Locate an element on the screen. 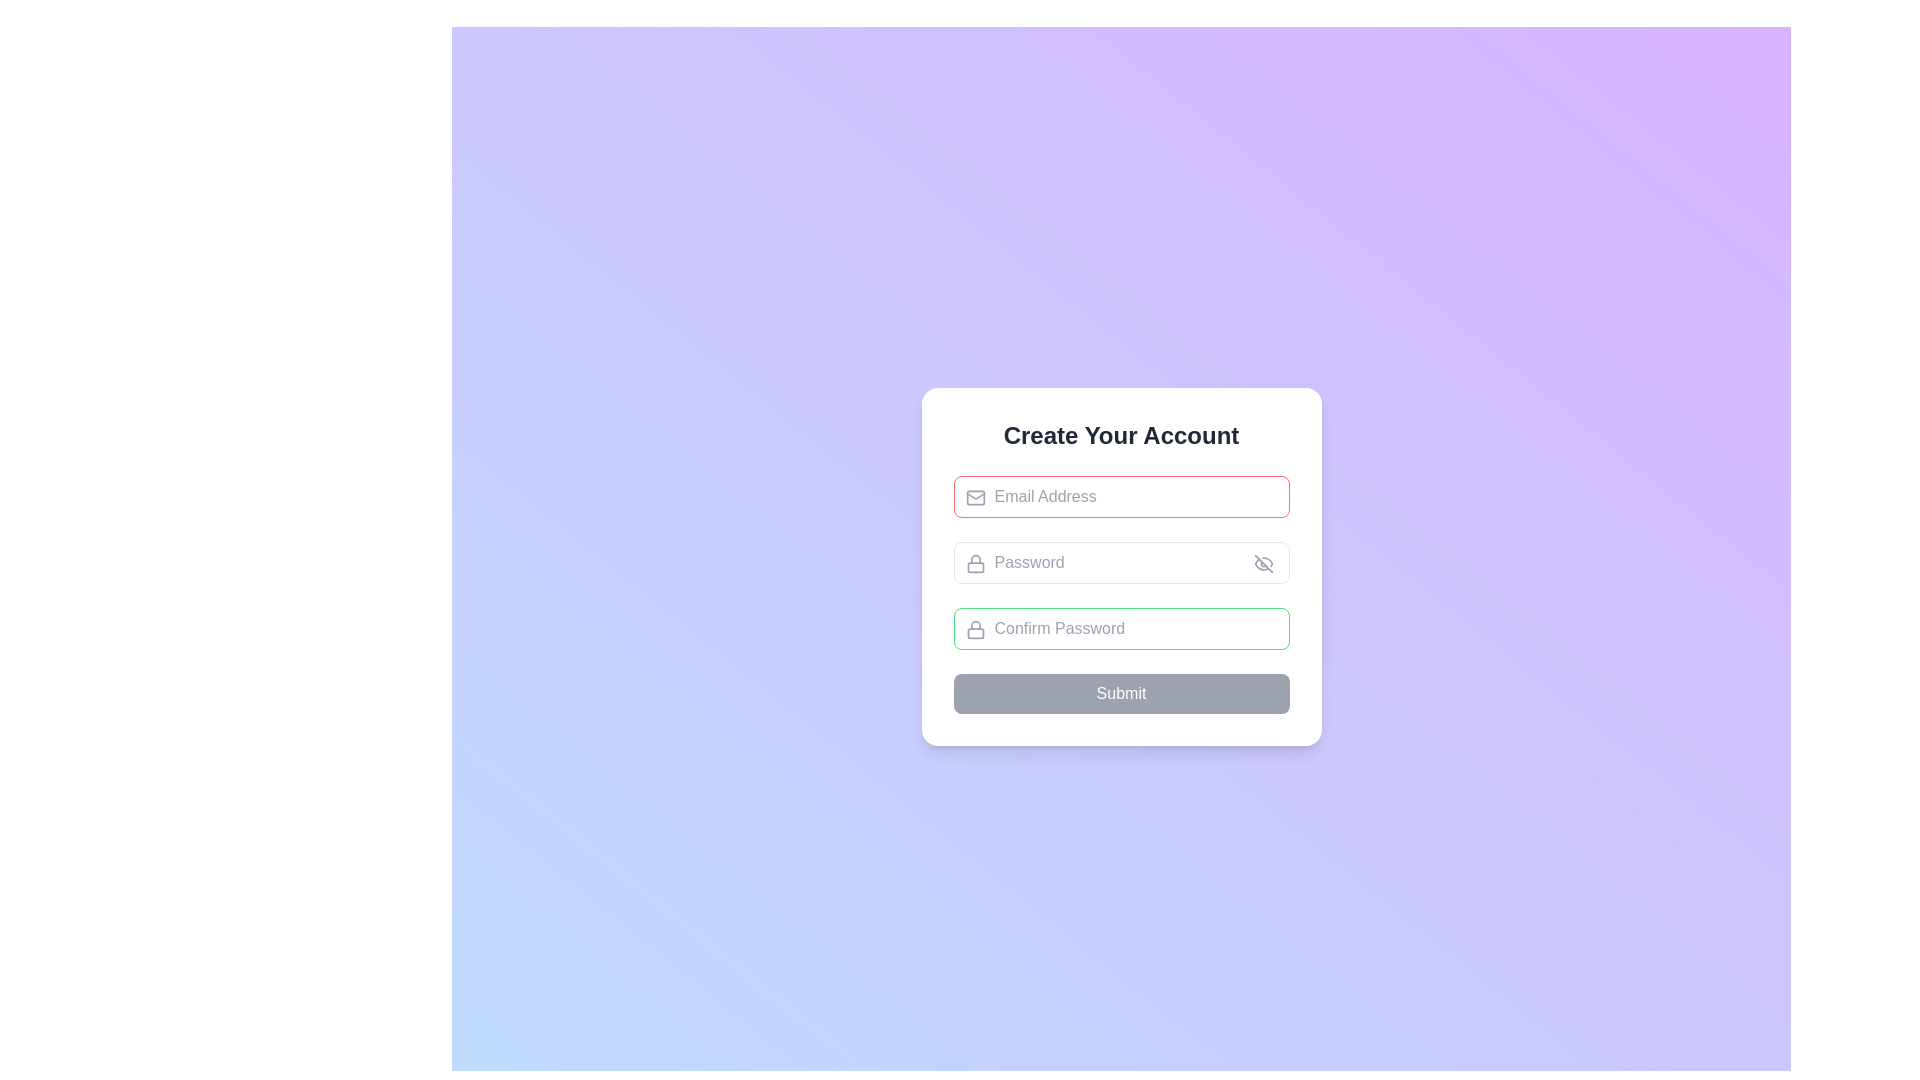  the password input field, which is the second input field in a vertically arranged form is located at coordinates (1121, 563).